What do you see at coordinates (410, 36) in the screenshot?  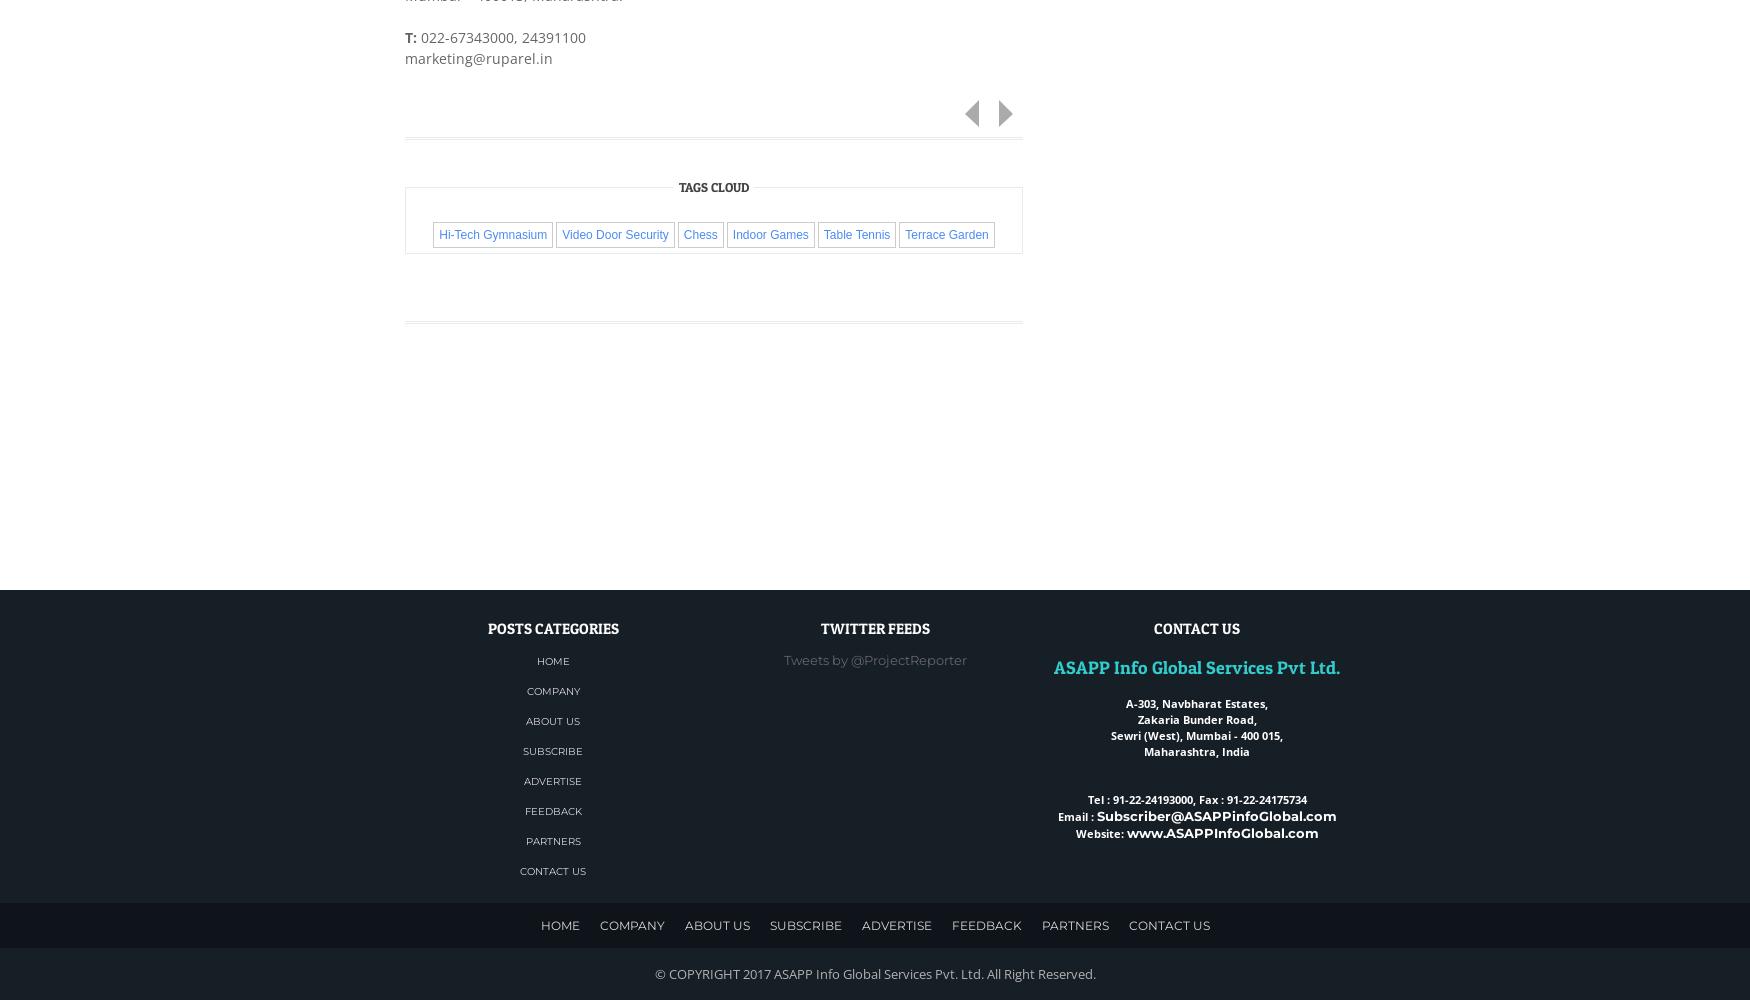 I see `'T:'` at bounding box center [410, 36].